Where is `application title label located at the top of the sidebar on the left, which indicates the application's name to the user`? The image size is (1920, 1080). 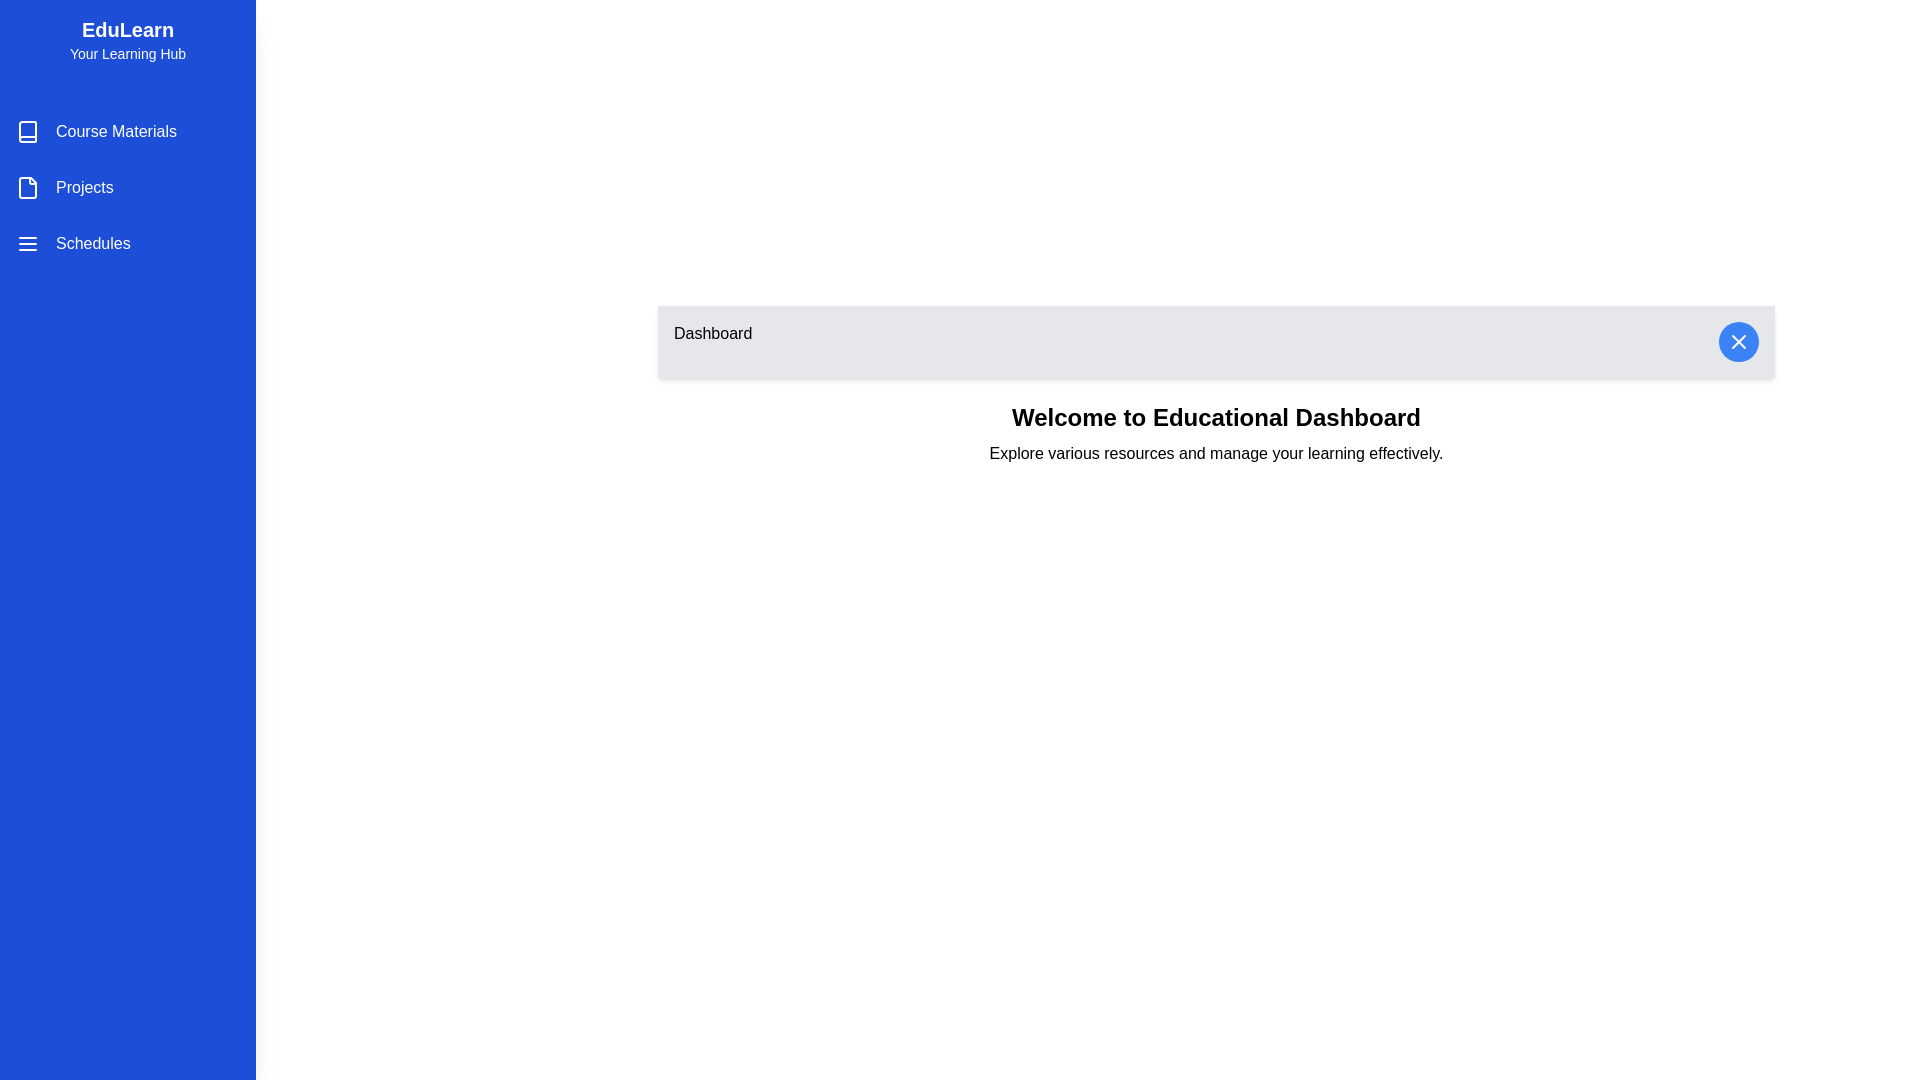 application title label located at the top of the sidebar on the left, which indicates the application's name to the user is located at coordinates (127, 30).